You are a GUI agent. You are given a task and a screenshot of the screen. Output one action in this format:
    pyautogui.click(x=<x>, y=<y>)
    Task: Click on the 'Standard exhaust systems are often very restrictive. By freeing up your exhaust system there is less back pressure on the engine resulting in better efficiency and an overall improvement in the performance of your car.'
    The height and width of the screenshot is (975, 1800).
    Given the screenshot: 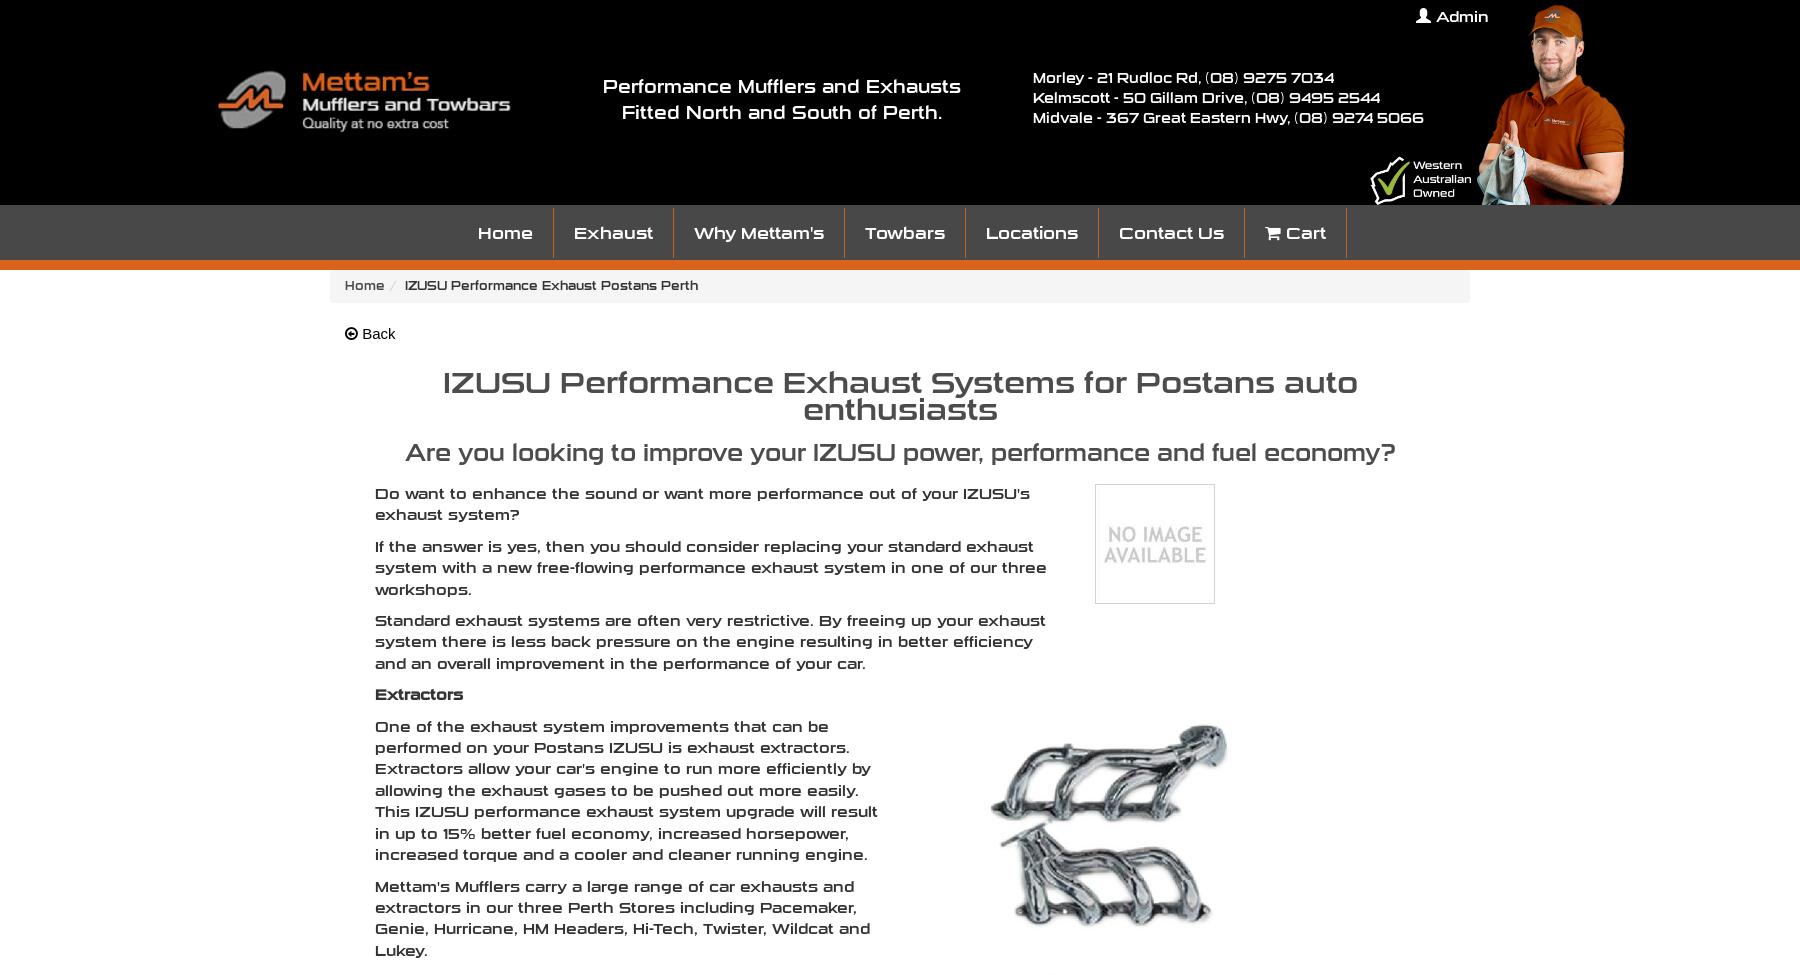 What is the action you would take?
    pyautogui.click(x=709, y=641)
    